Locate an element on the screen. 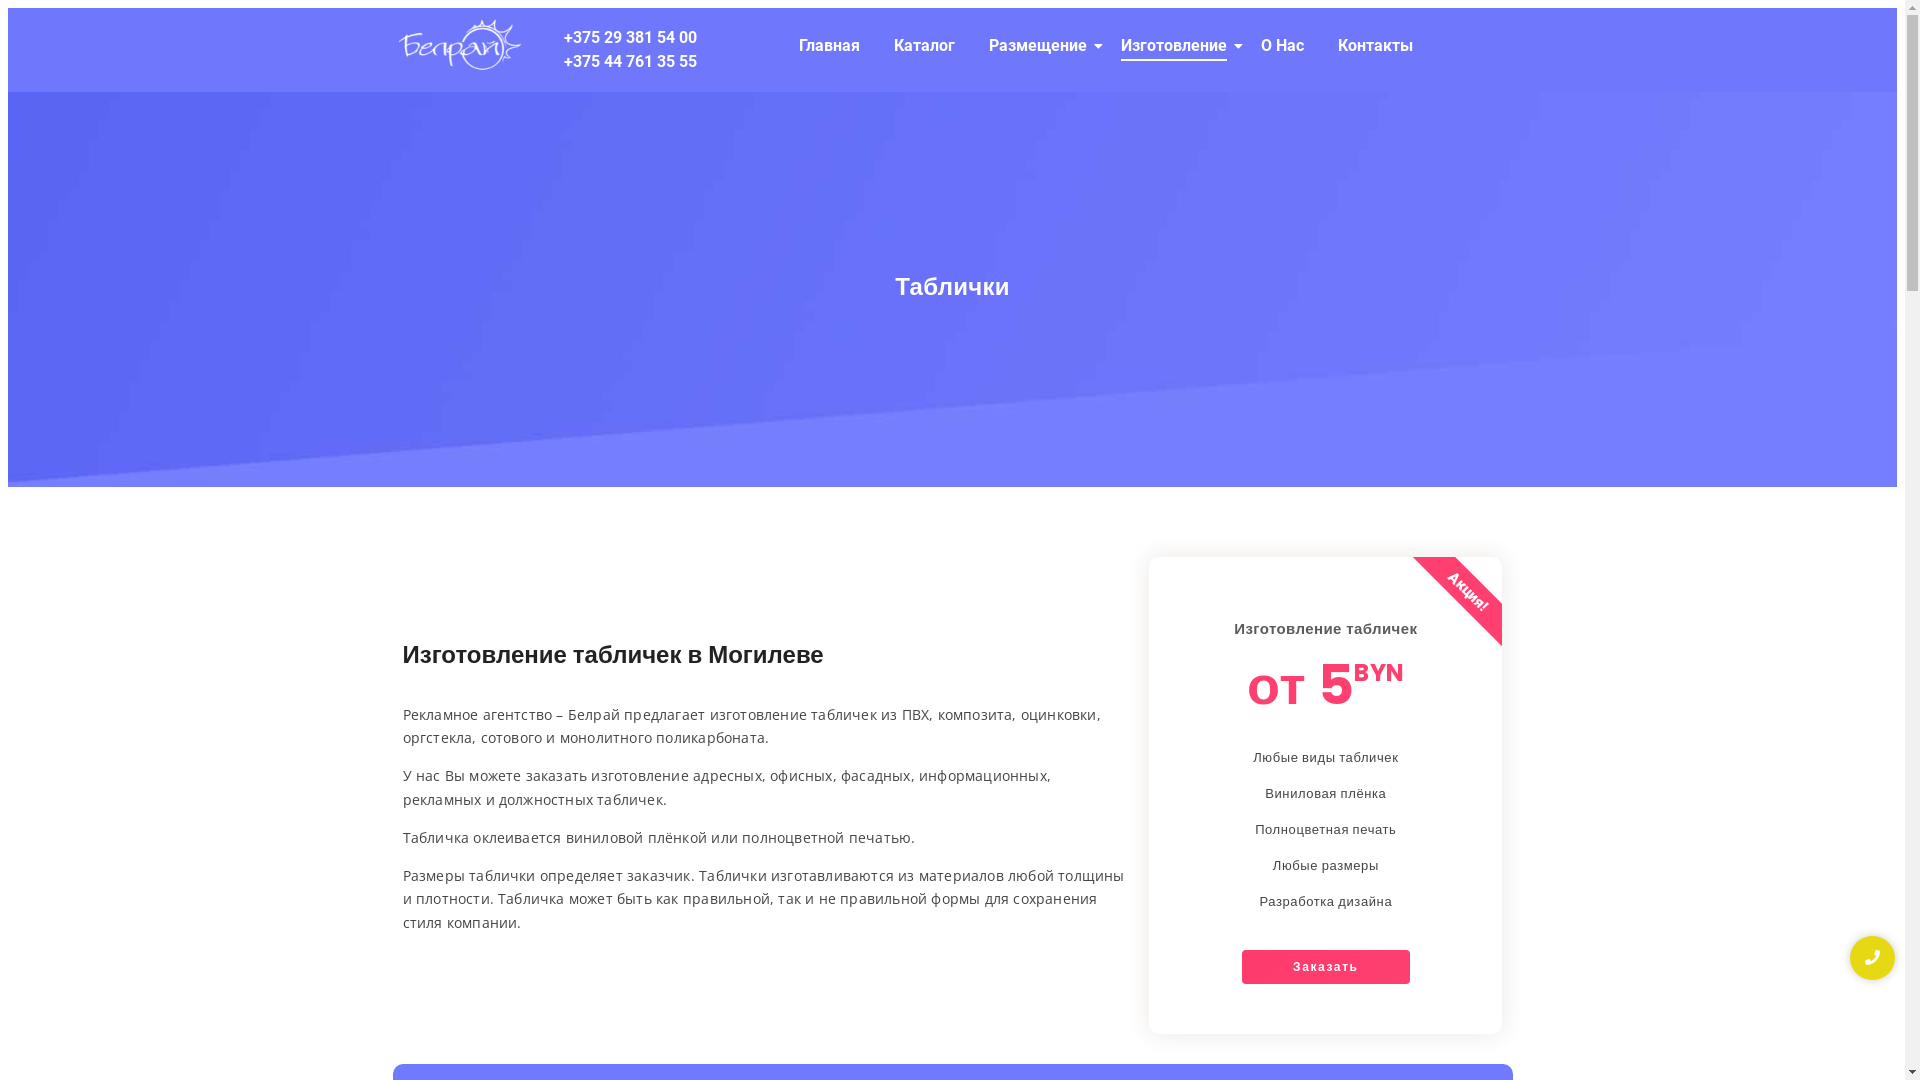 The width and height of the screenshot is (1920, 1080). '+375 29 381 54 00' is located at coordinates (563, 37).